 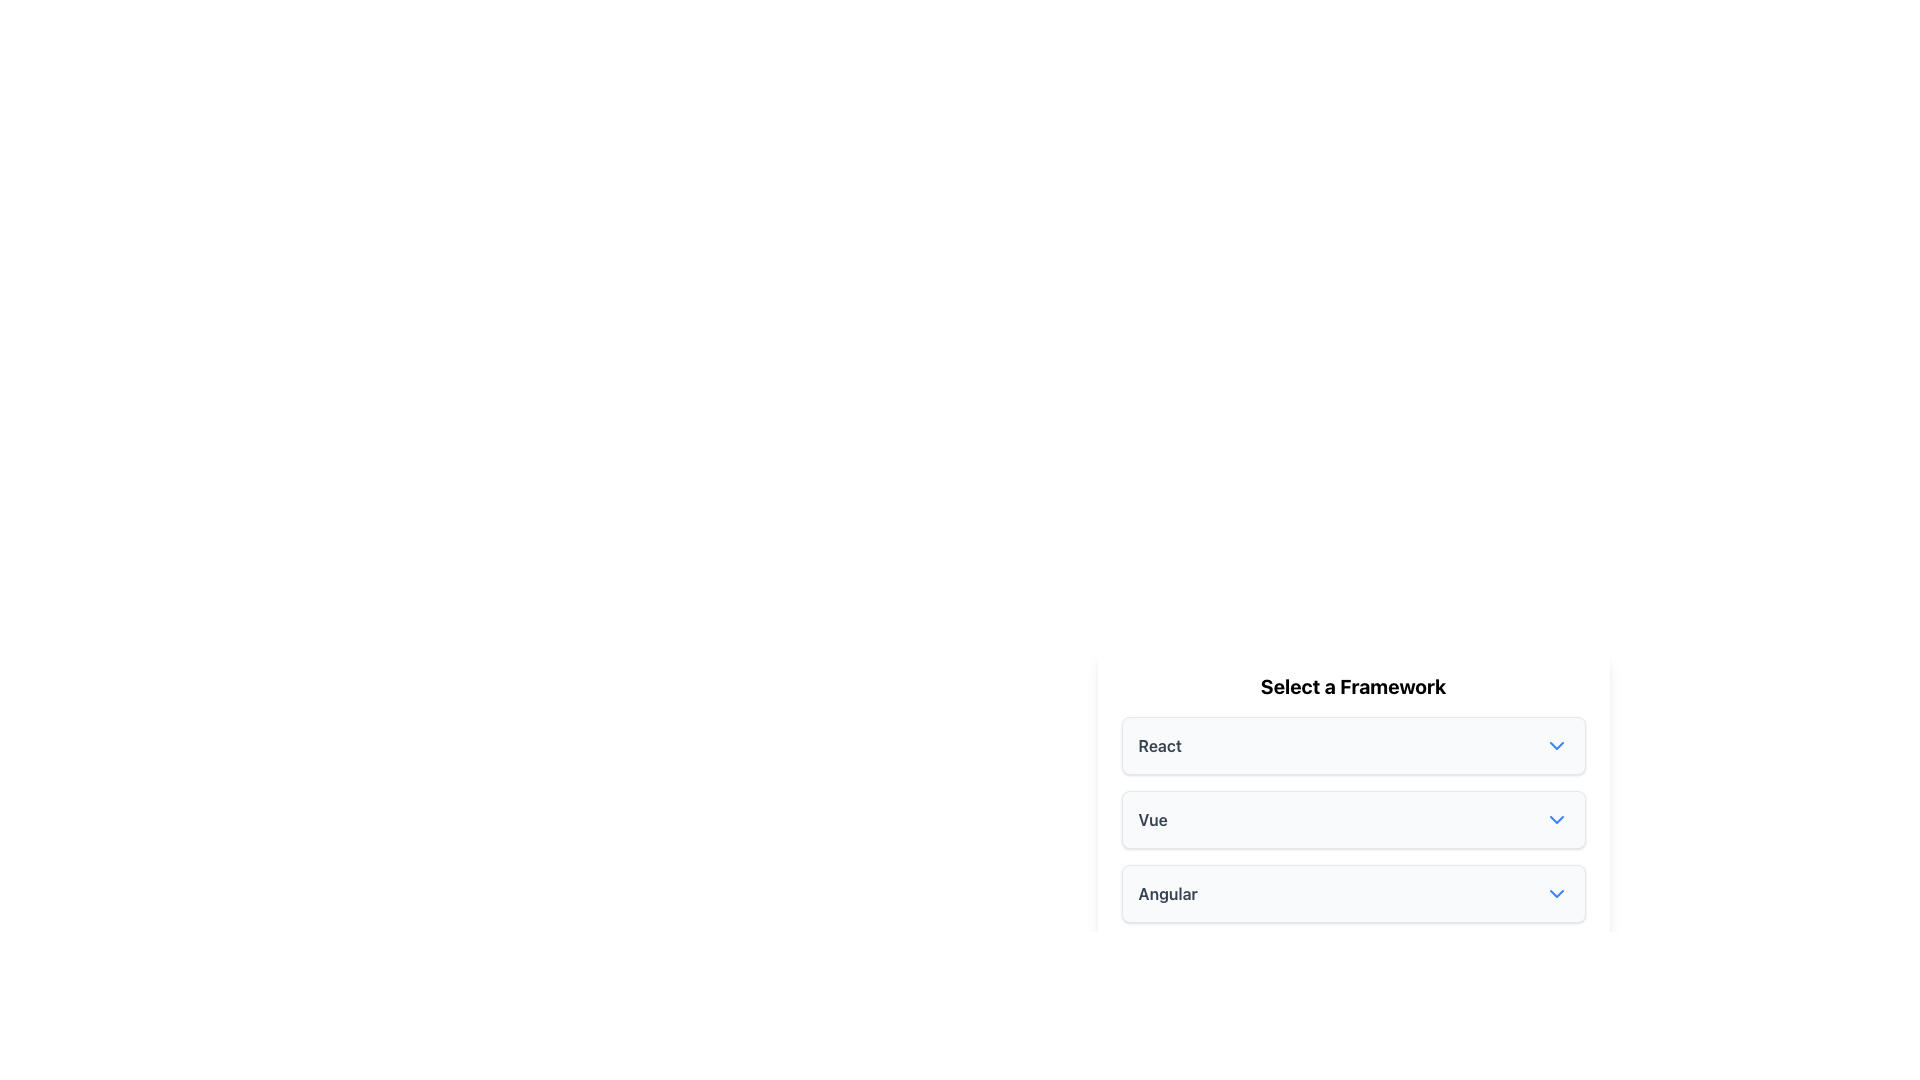 What do you see at coordinates (1153, 820) in the screenshot?
I see `the text label displaying 'Vue' in the framework selection menu, which is the second element in the vertical list between 'React' and 'Angular'` at bounding box center [1153, 820].